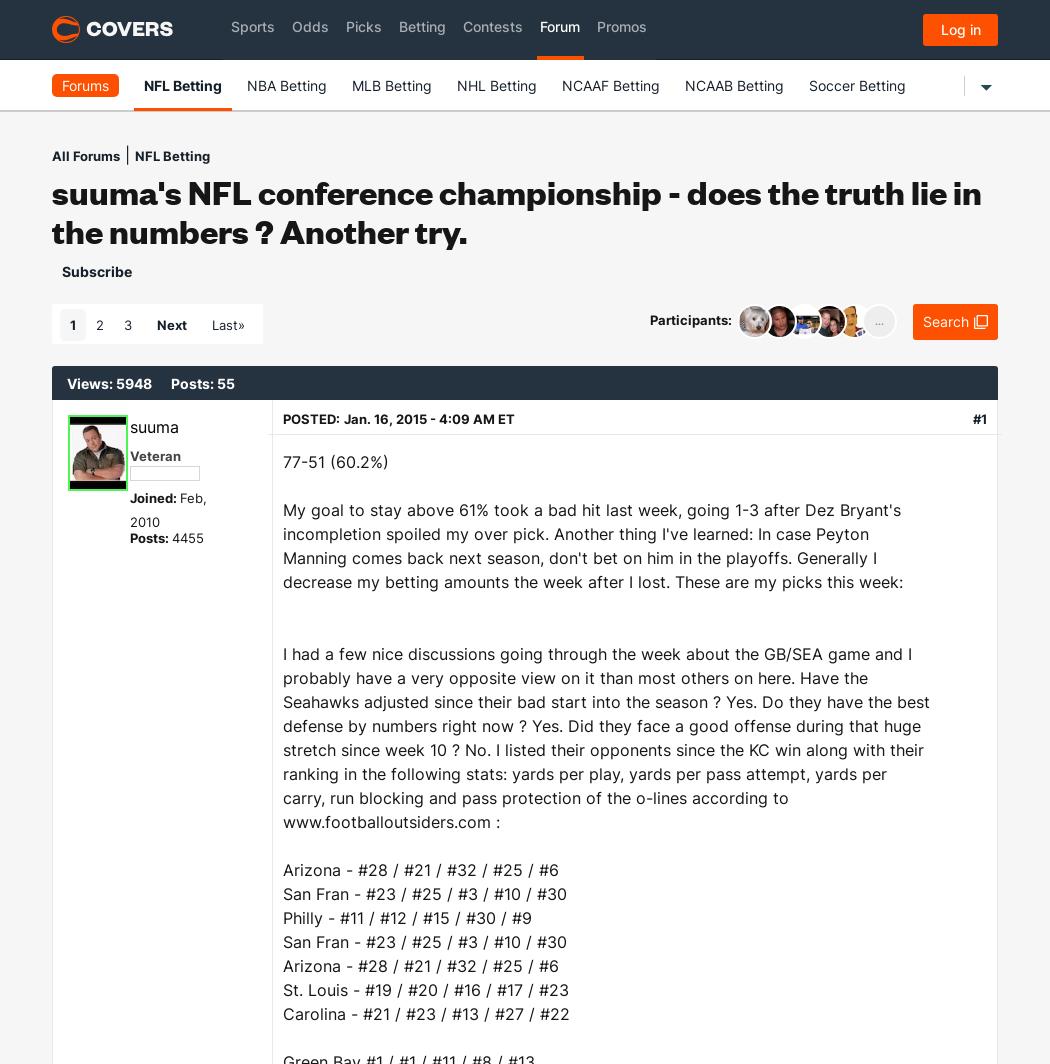  What do you see at coordinates (171, 537) in the screenshot?
I see `'4455'` at bounding box center [171, 537].